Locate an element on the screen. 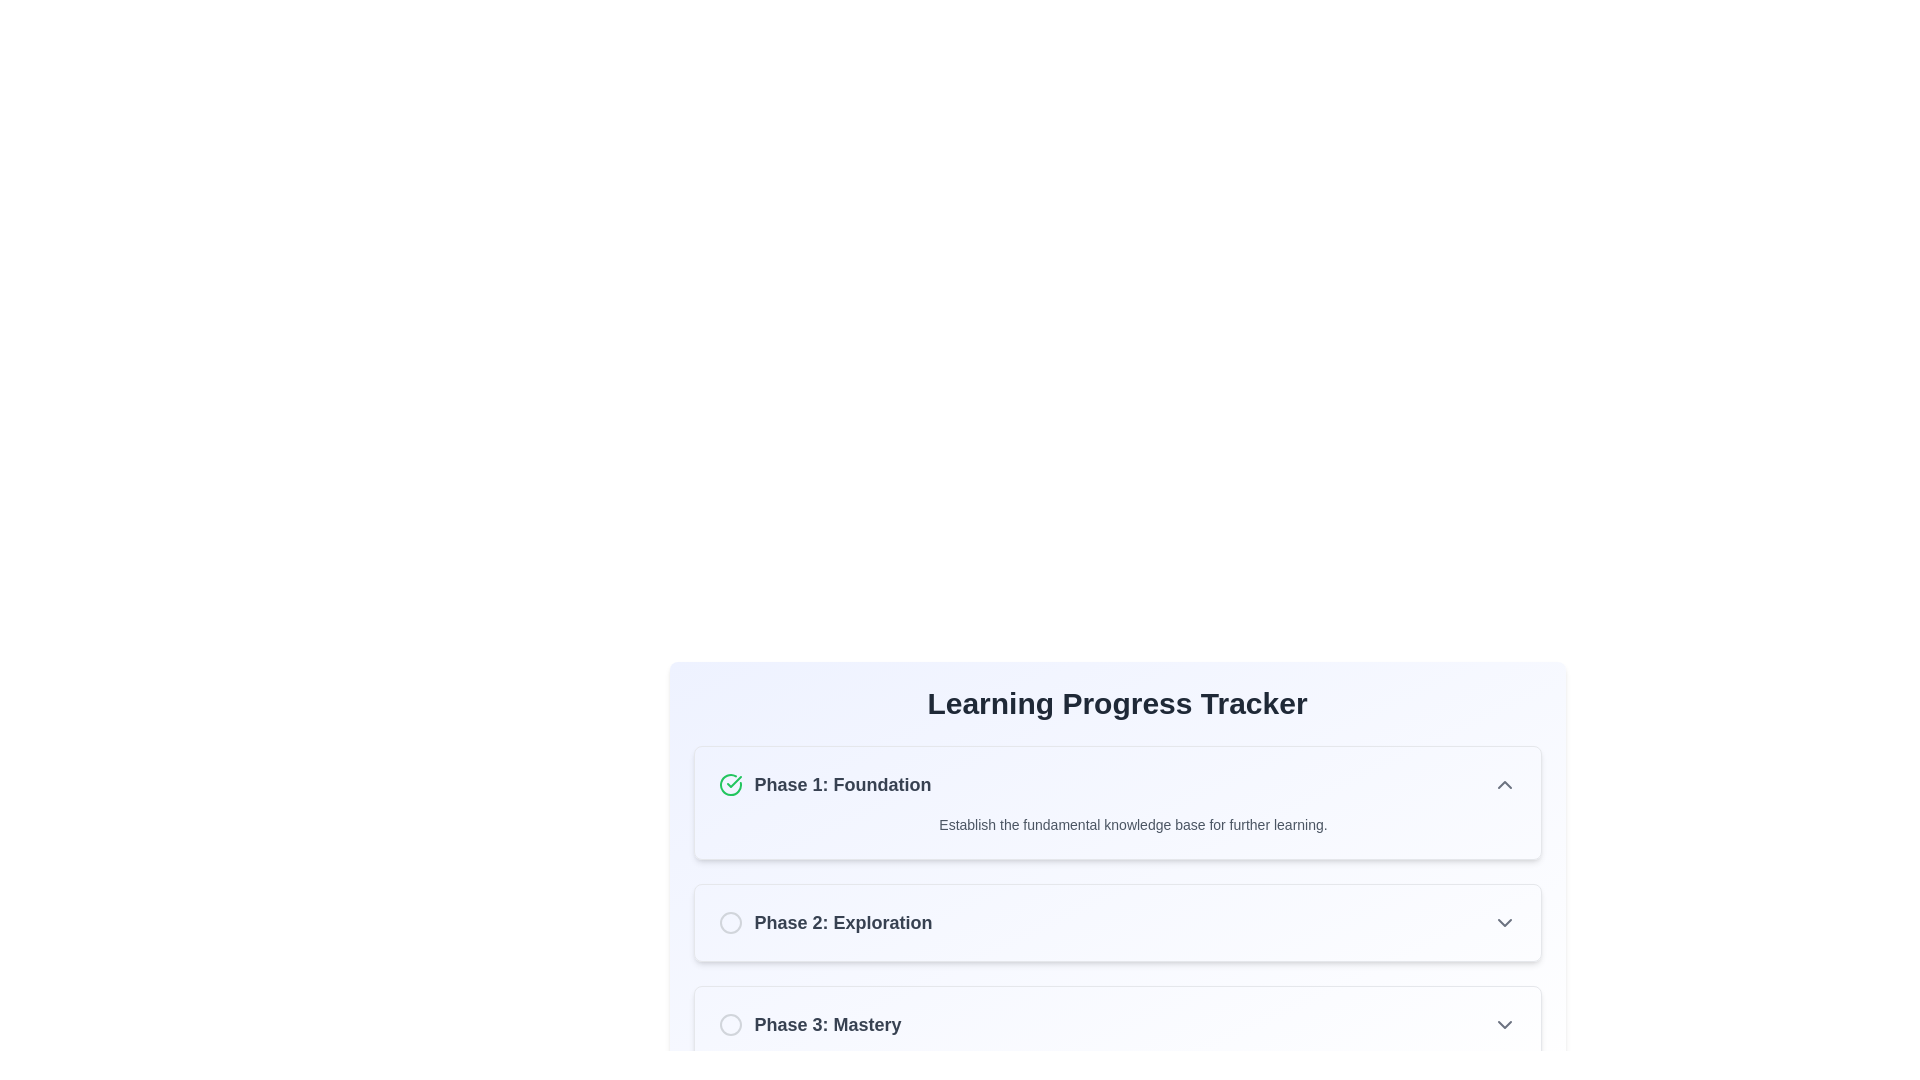 The height and width of the screenshot is (1080, 1920). the decorative SVG circle that indicates the completion status of the 'Phase 2: Exploration' section in the 'Learning Progress Tracker' is located at coordinates (729, 922).